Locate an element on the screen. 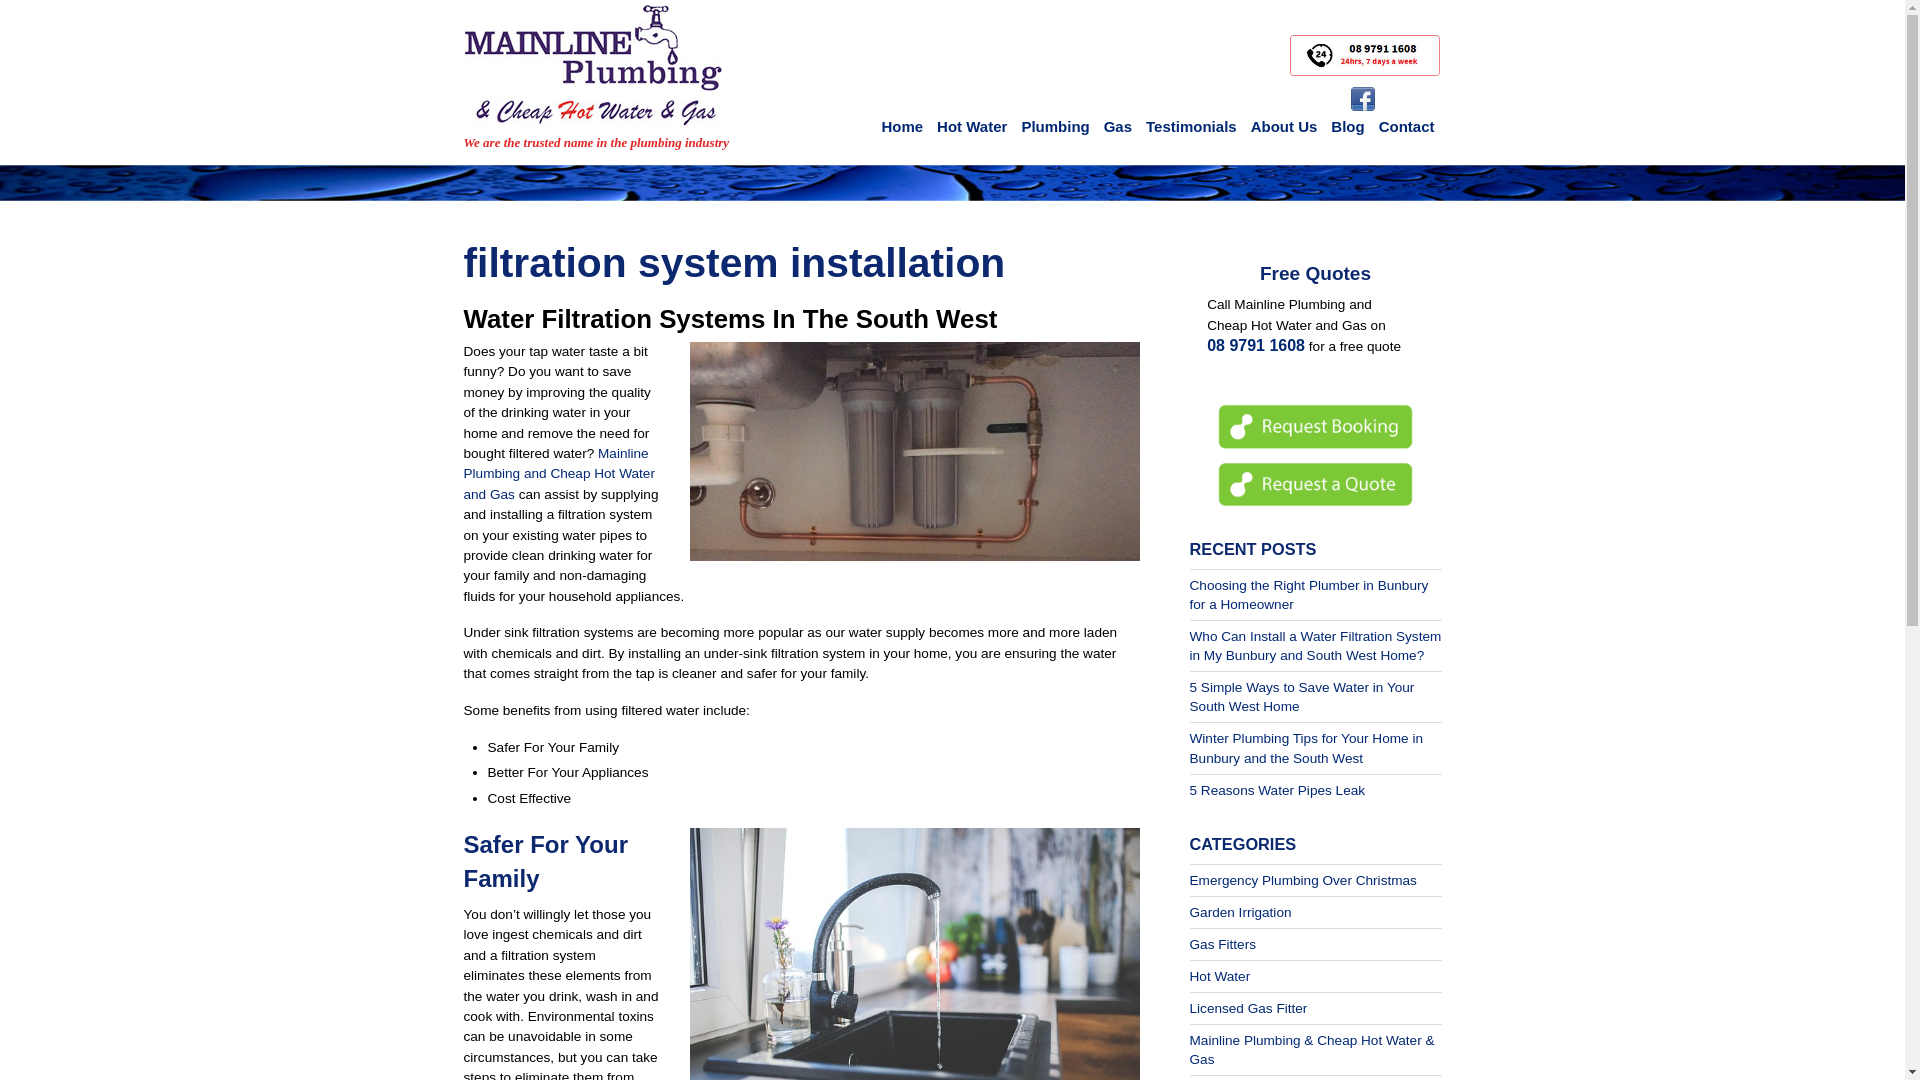 Image resolution: width=1920 pixels, height=1080 pixels. 'Emergency Plumbing Over Christmas' is located at coordinates (1303, 879).